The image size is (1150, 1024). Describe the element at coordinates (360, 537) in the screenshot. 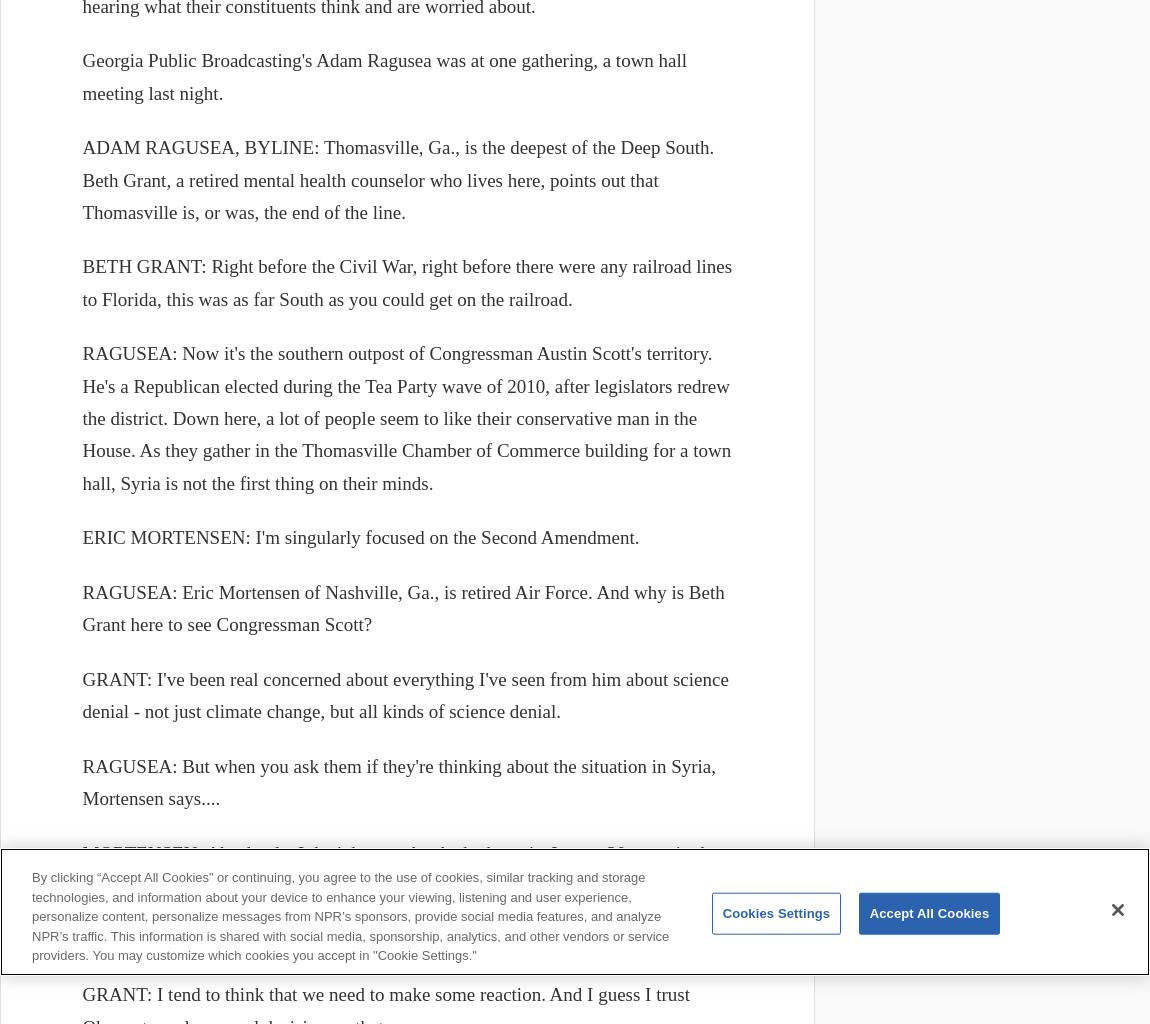

I see `'ERIC MORTENSEN: I'm singularly focused on the Second Amendment.'` at that location.